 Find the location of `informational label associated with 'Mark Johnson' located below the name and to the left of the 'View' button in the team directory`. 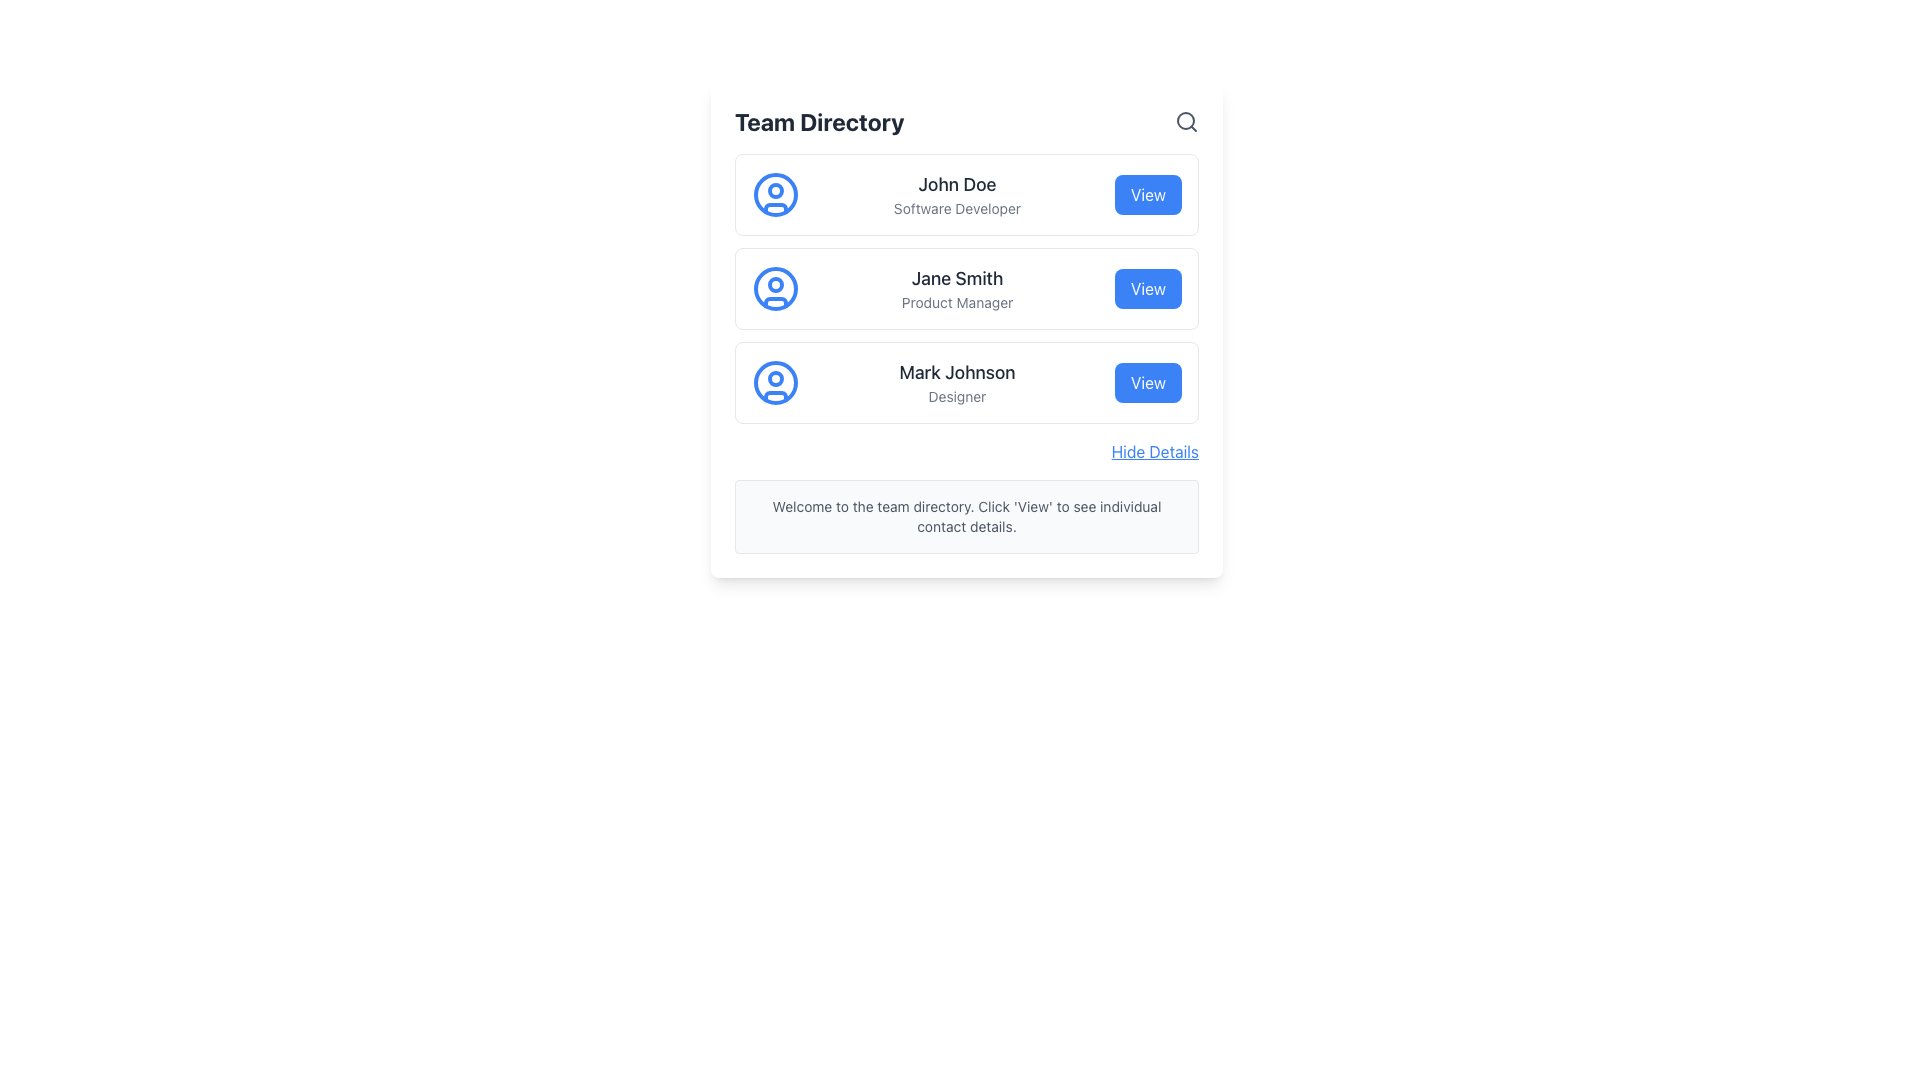

informational label associated with 'Mark Johnson' located below the name and to the left of the 'View' button in the team directory is located at coordinates (956, 397).